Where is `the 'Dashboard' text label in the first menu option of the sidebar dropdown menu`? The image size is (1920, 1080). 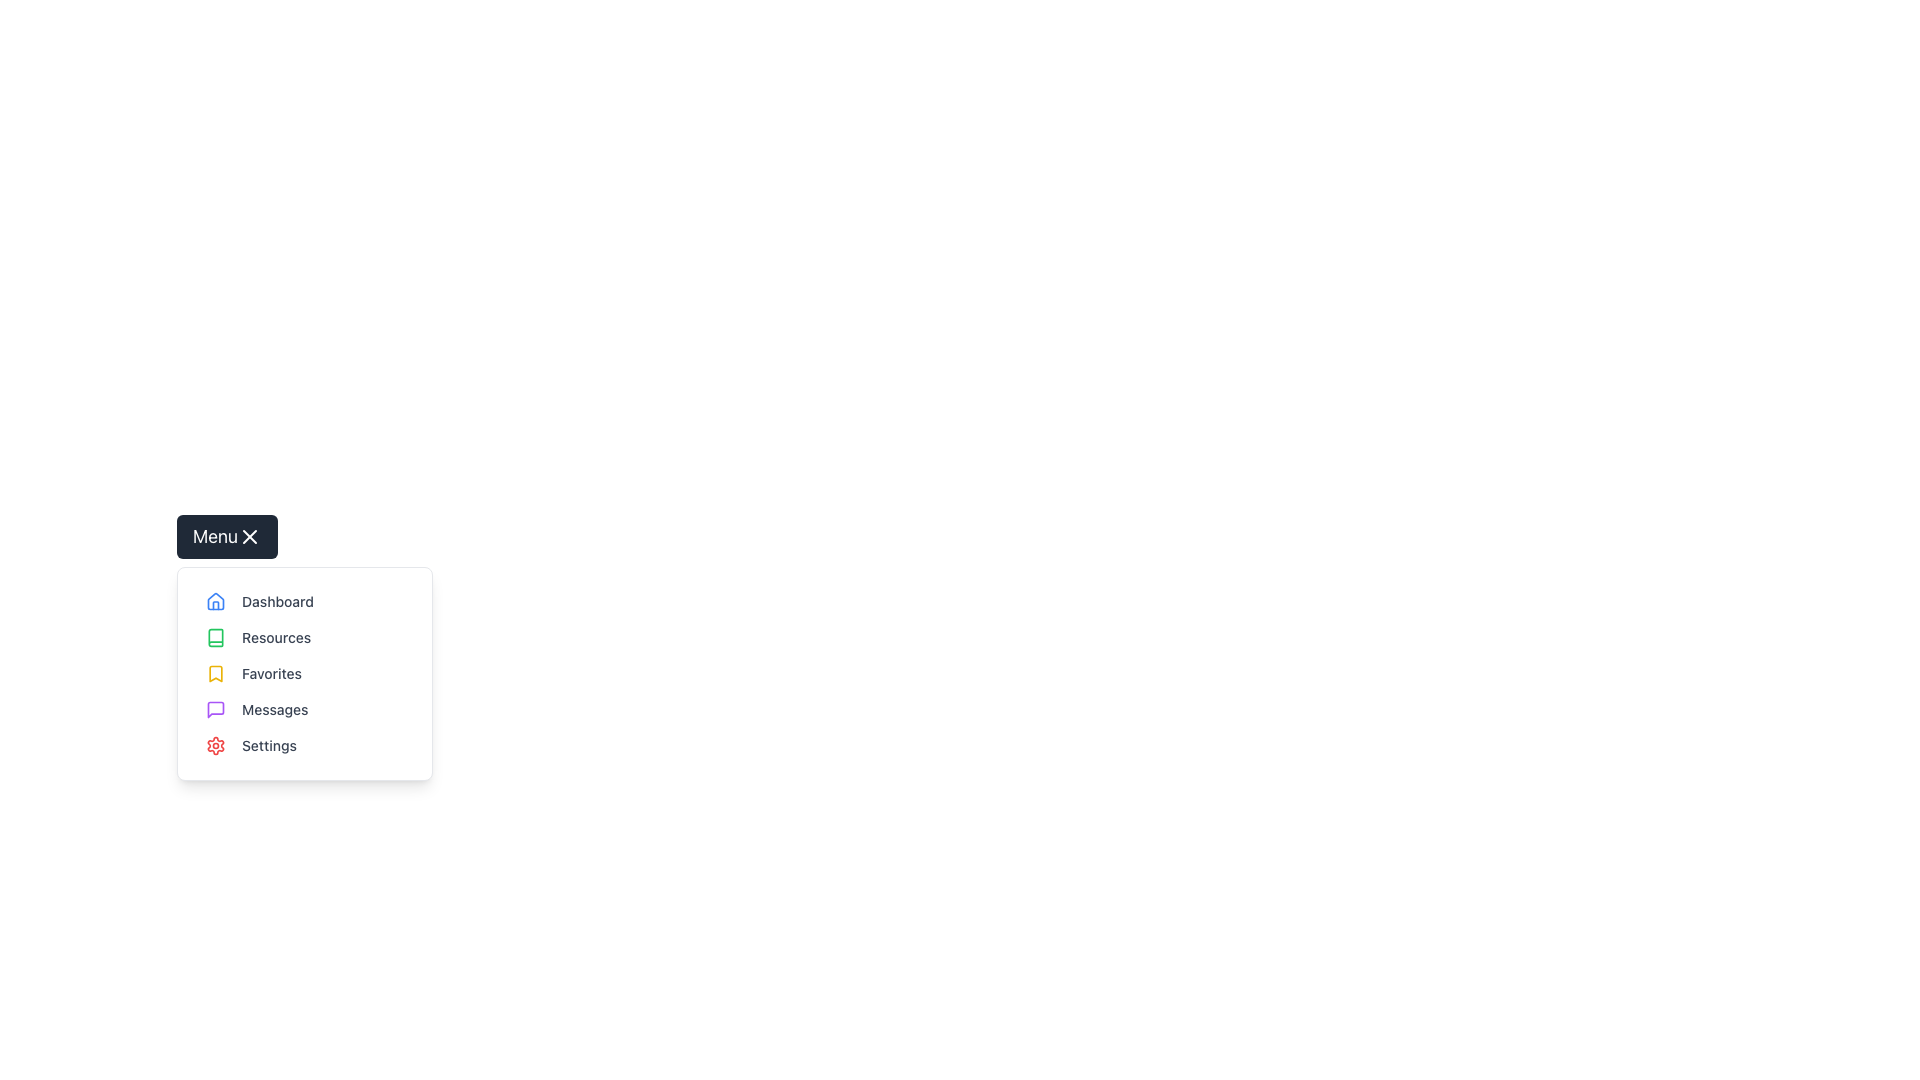 the 'Dashboard' text label in the first menu option of the sidebar dropdown menu is located at coordinates (277, 600).